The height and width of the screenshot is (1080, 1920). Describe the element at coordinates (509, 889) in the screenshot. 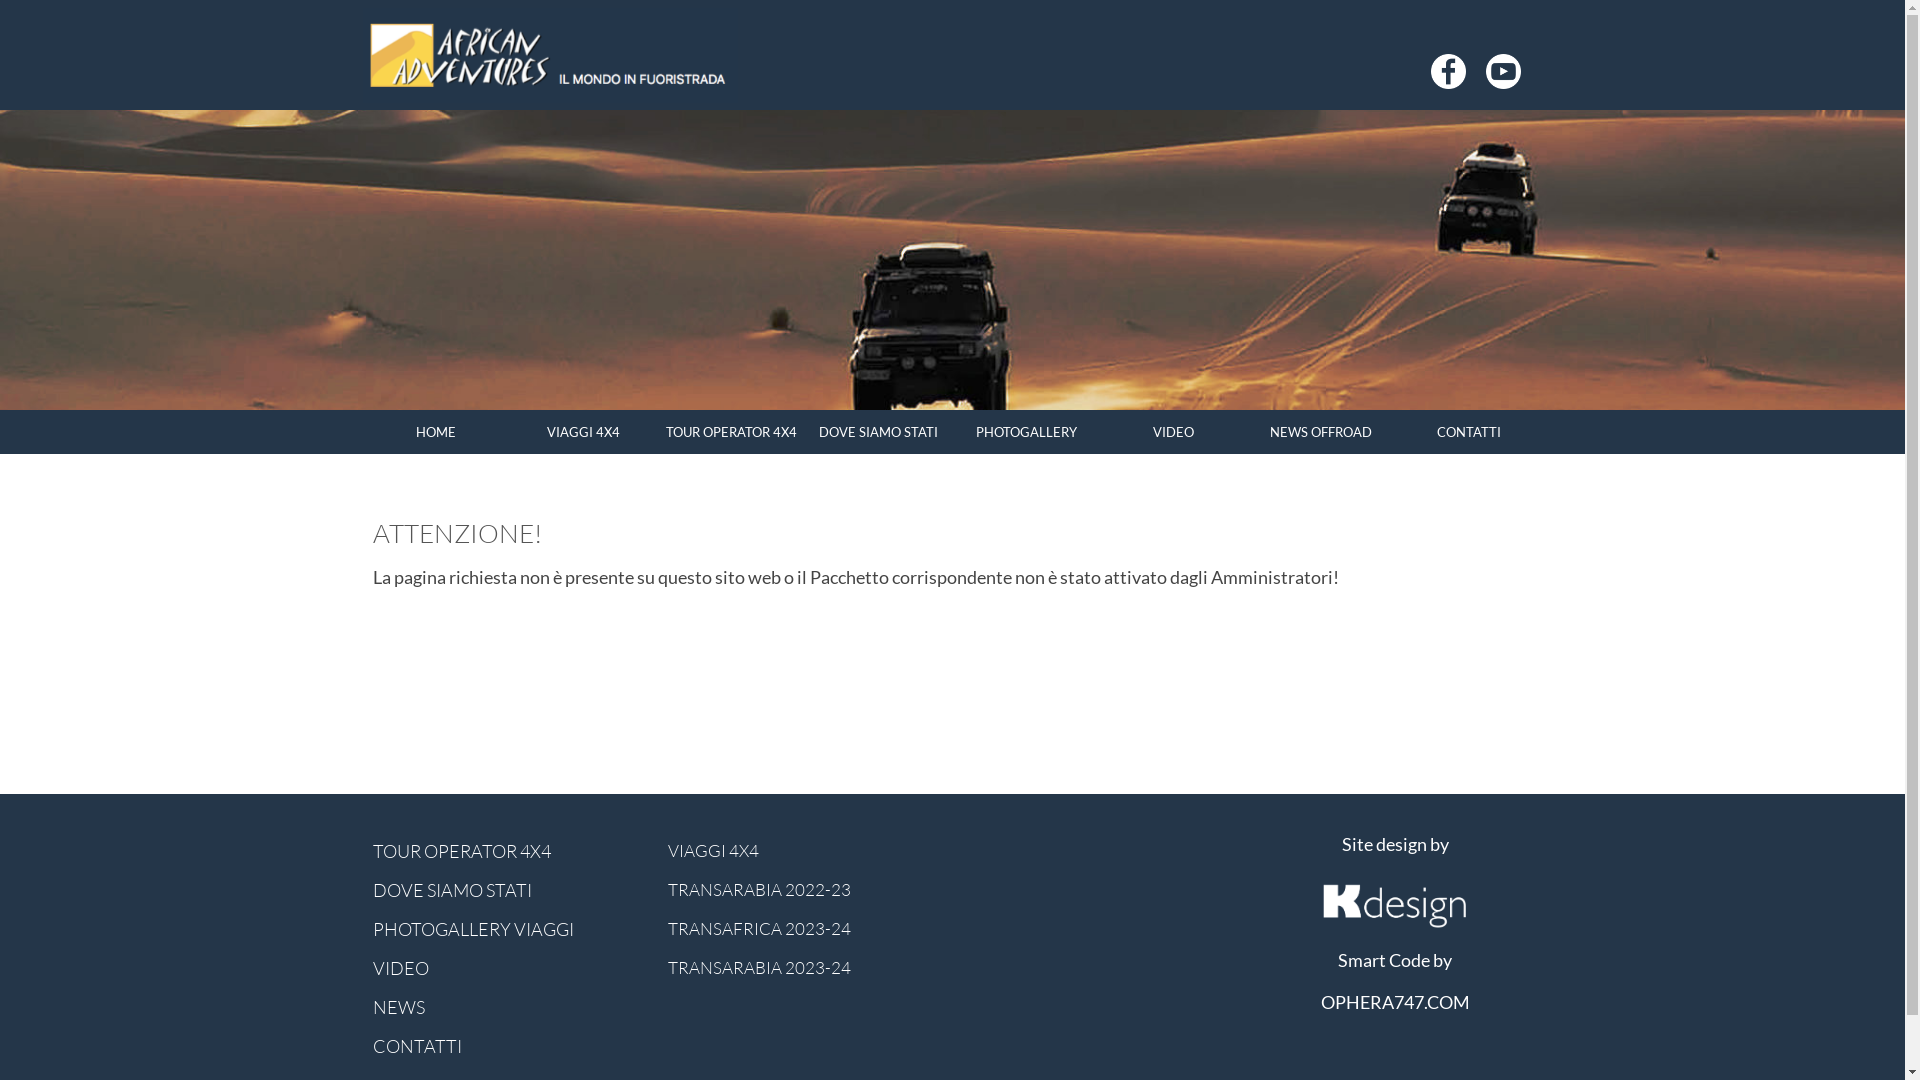

I see `'DOVE SIAMO STATI'` at that location.